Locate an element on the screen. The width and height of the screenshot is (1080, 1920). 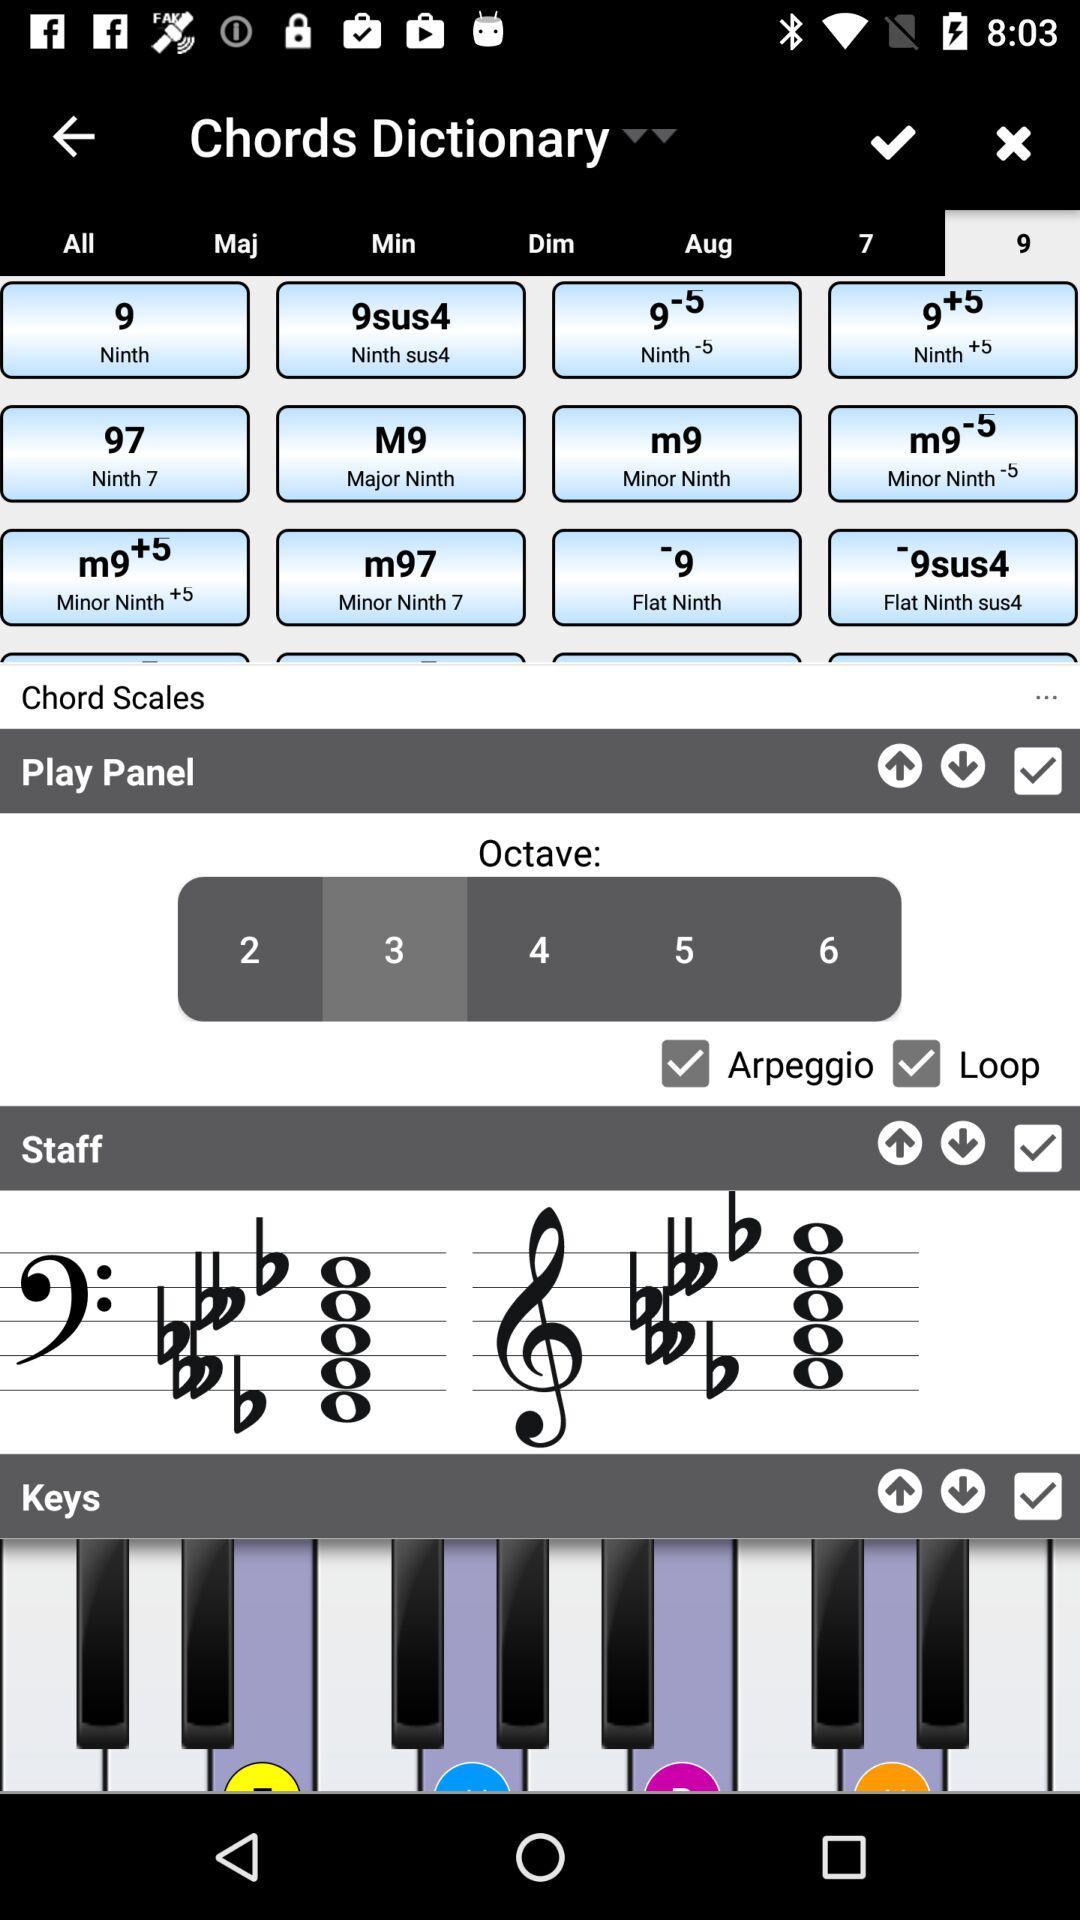
piano white key is located at coordinates (997, 1665).